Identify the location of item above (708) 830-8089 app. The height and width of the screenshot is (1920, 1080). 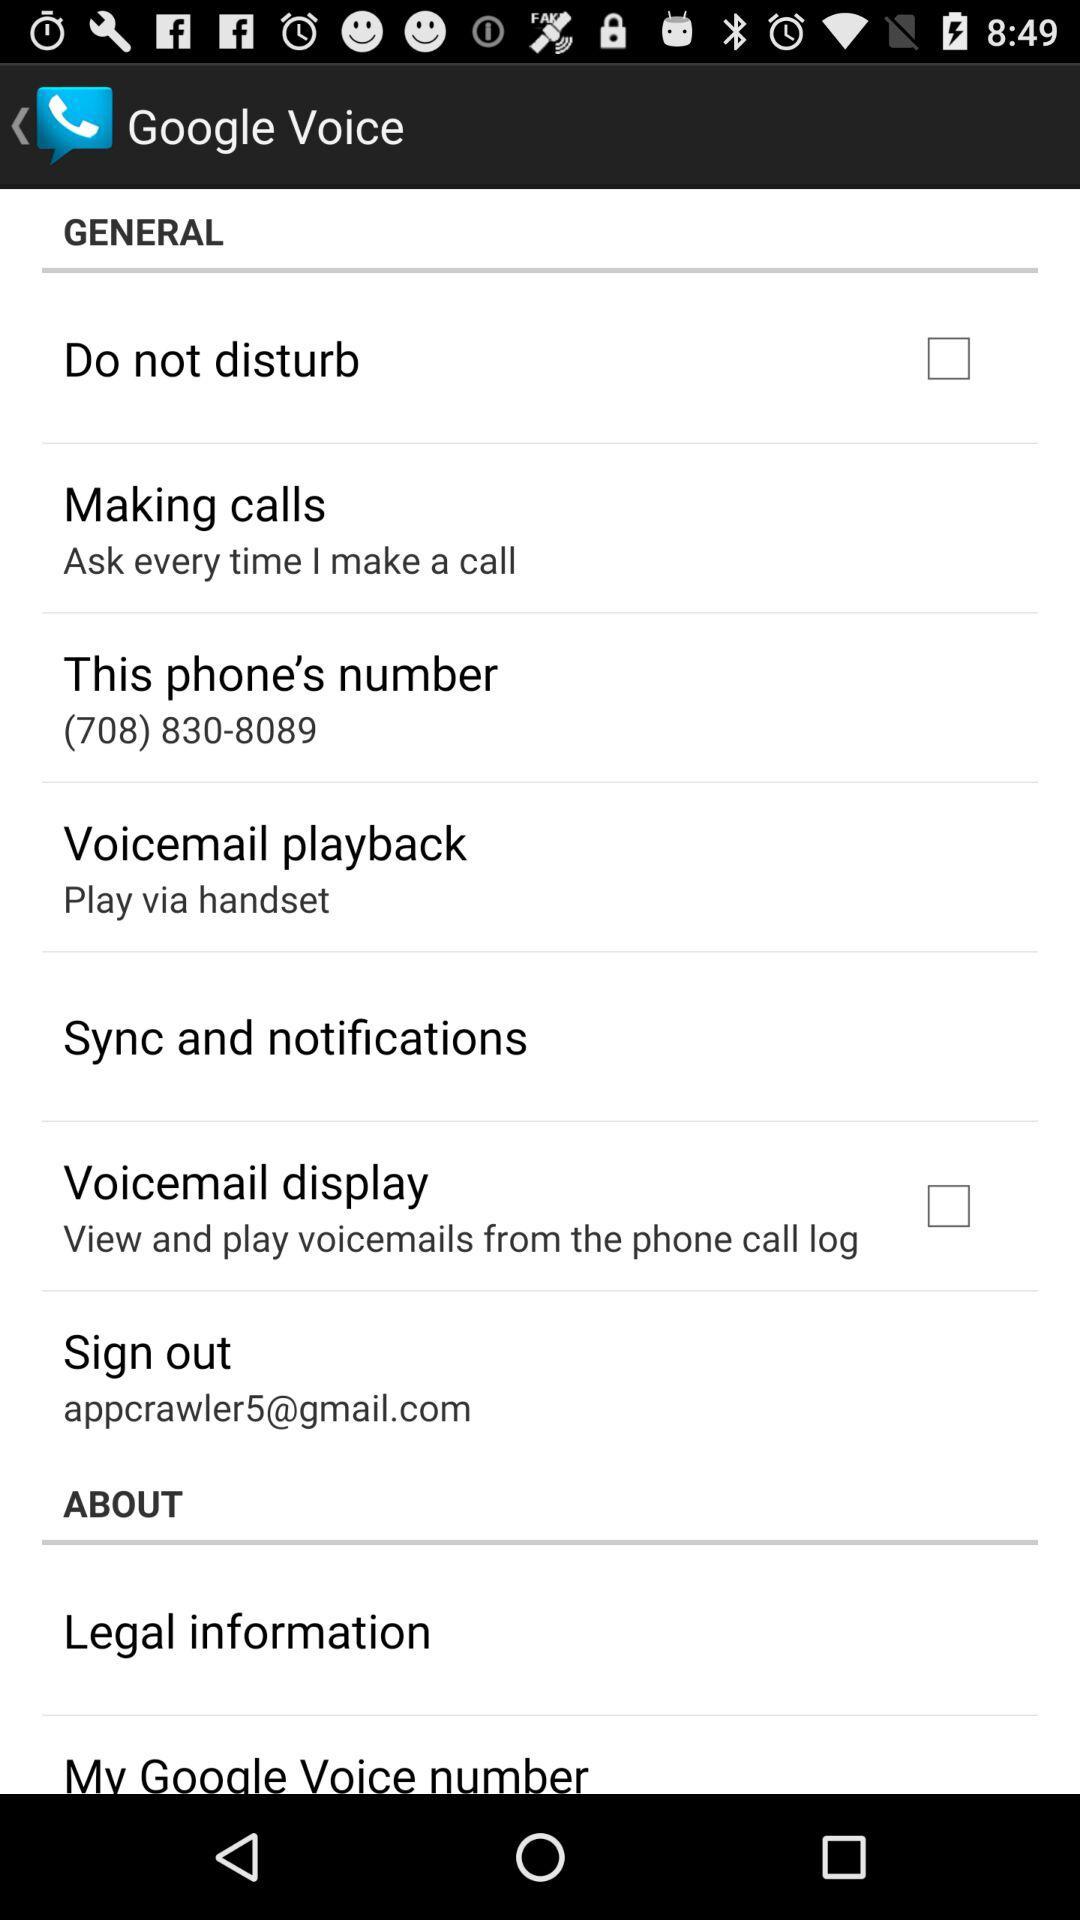
(280, 672).